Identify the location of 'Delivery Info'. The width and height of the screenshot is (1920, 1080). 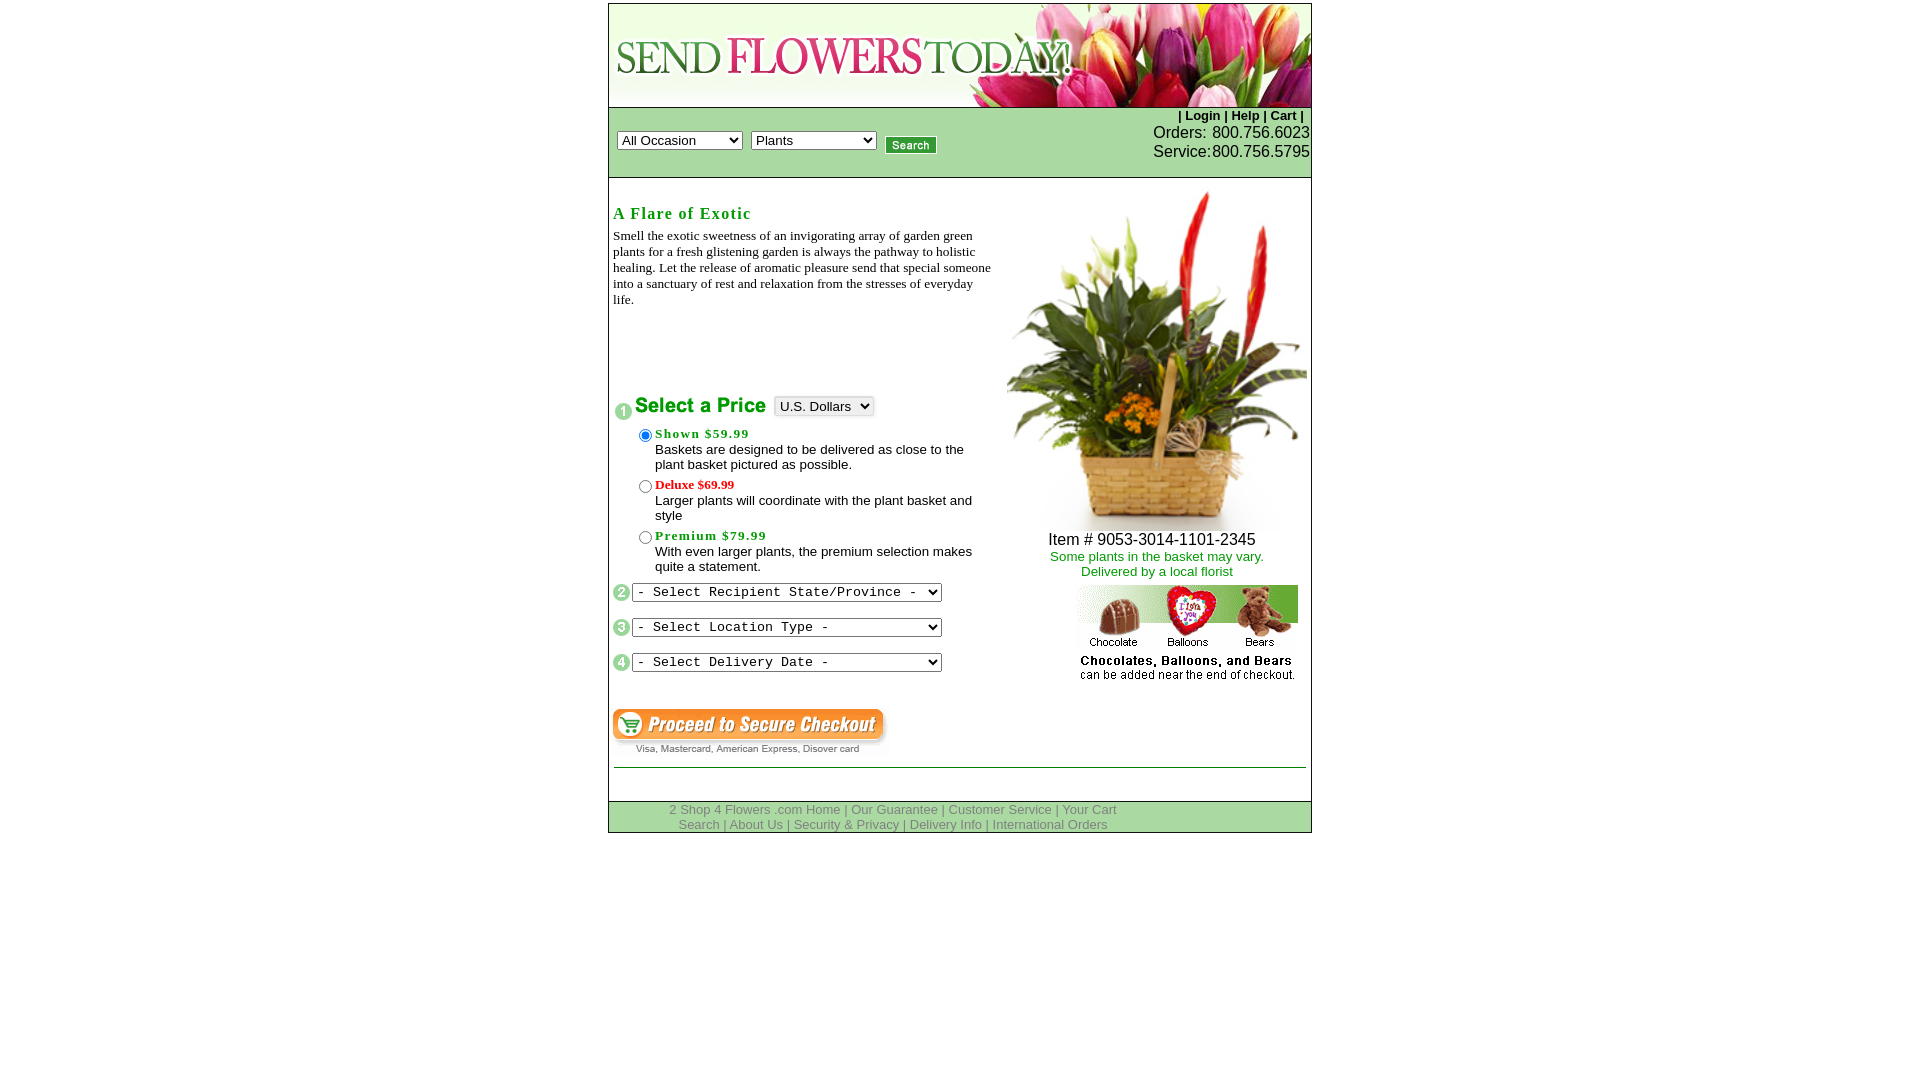
(944, 824).